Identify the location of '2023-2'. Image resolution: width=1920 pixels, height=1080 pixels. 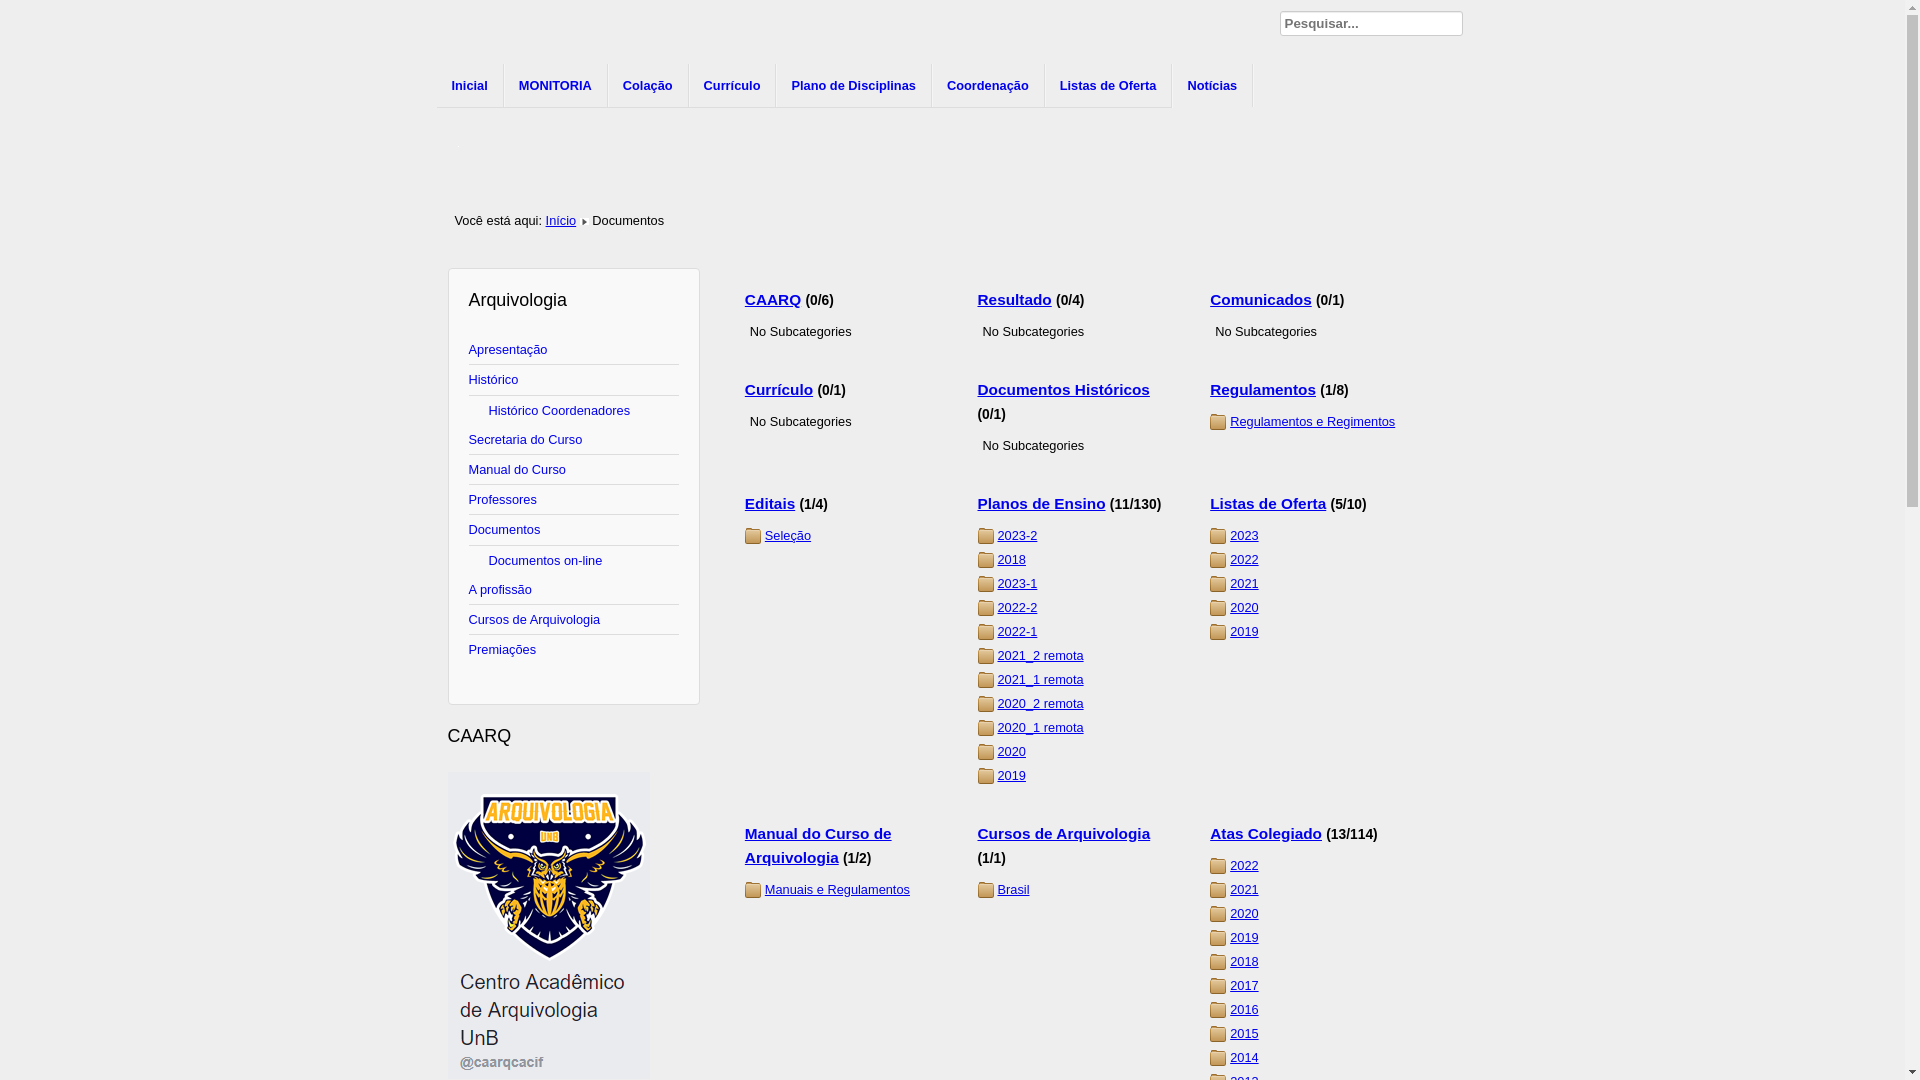
(998, 534).